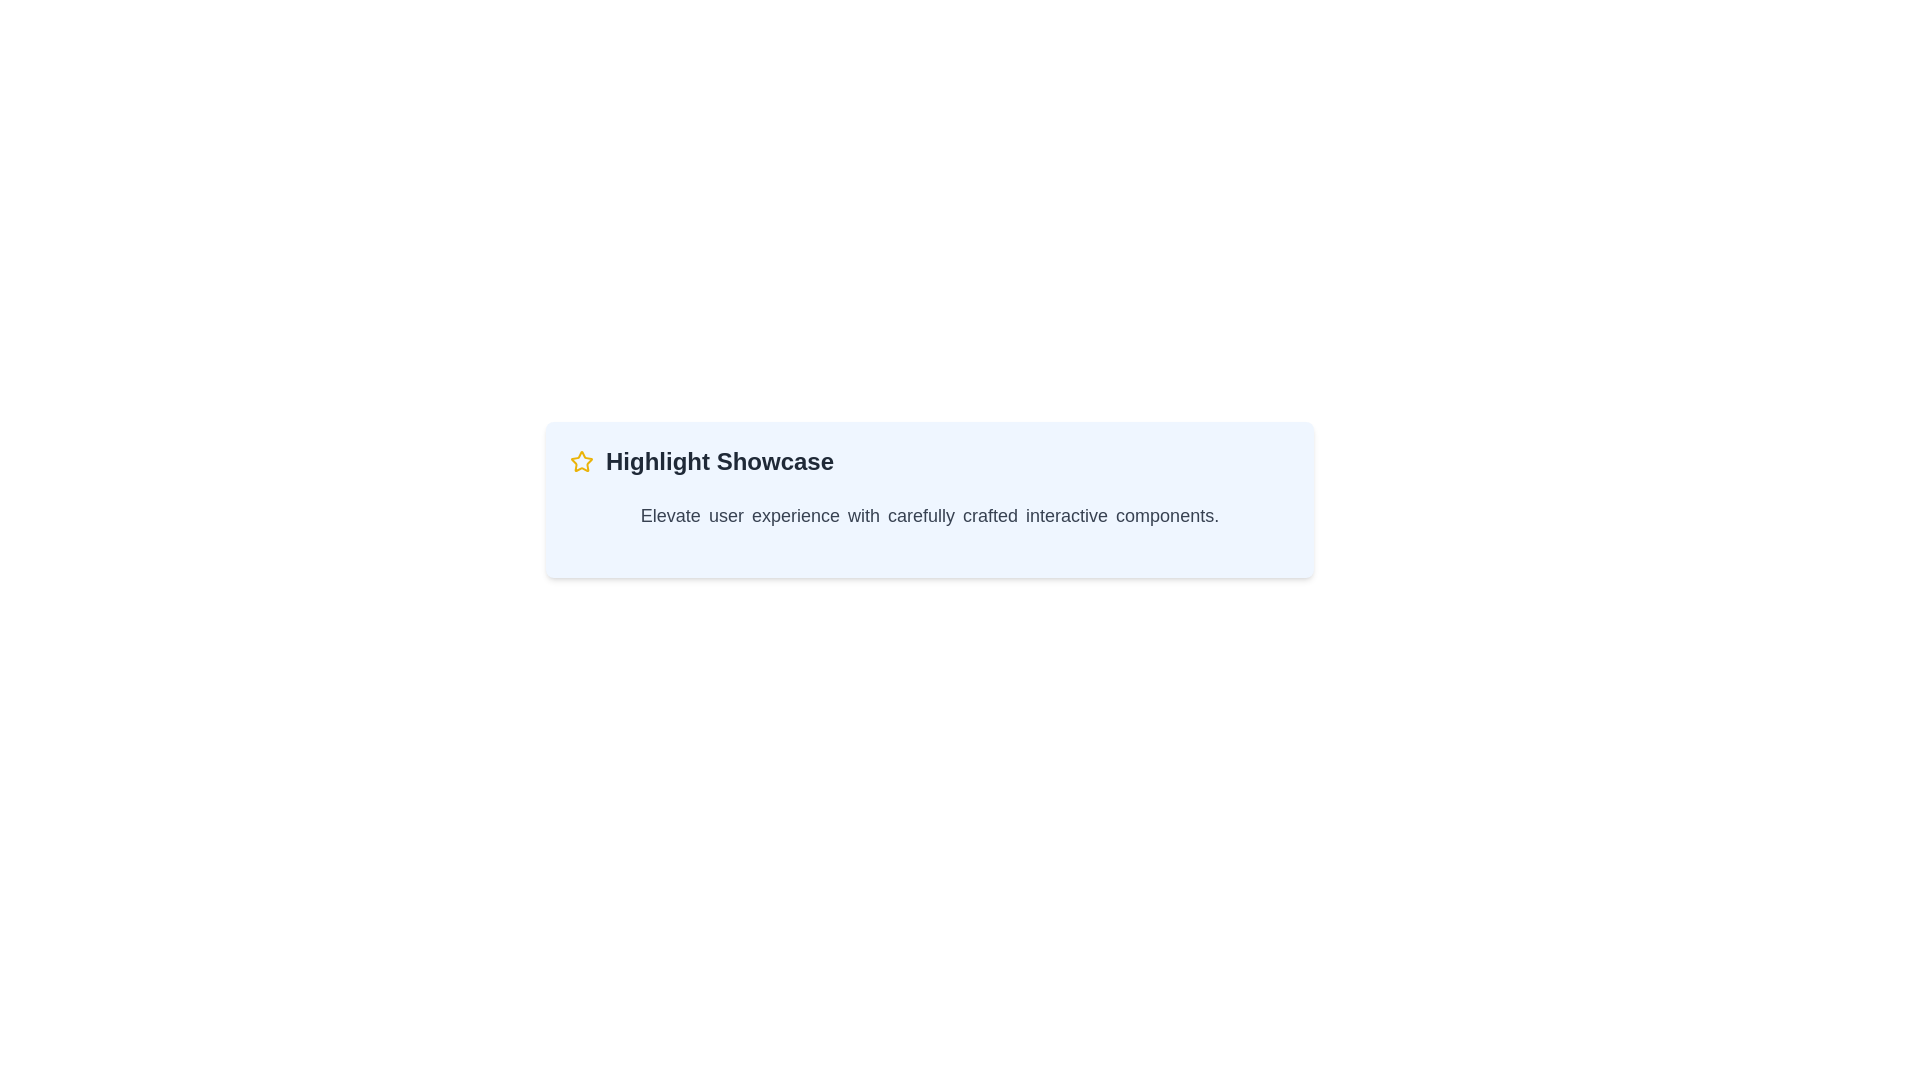 The image size is (1920, 1080). I want to click on the text element reading 'with', which is the fourth word in the sentence below the title 'Highlight Showcase', so click(864, 515).